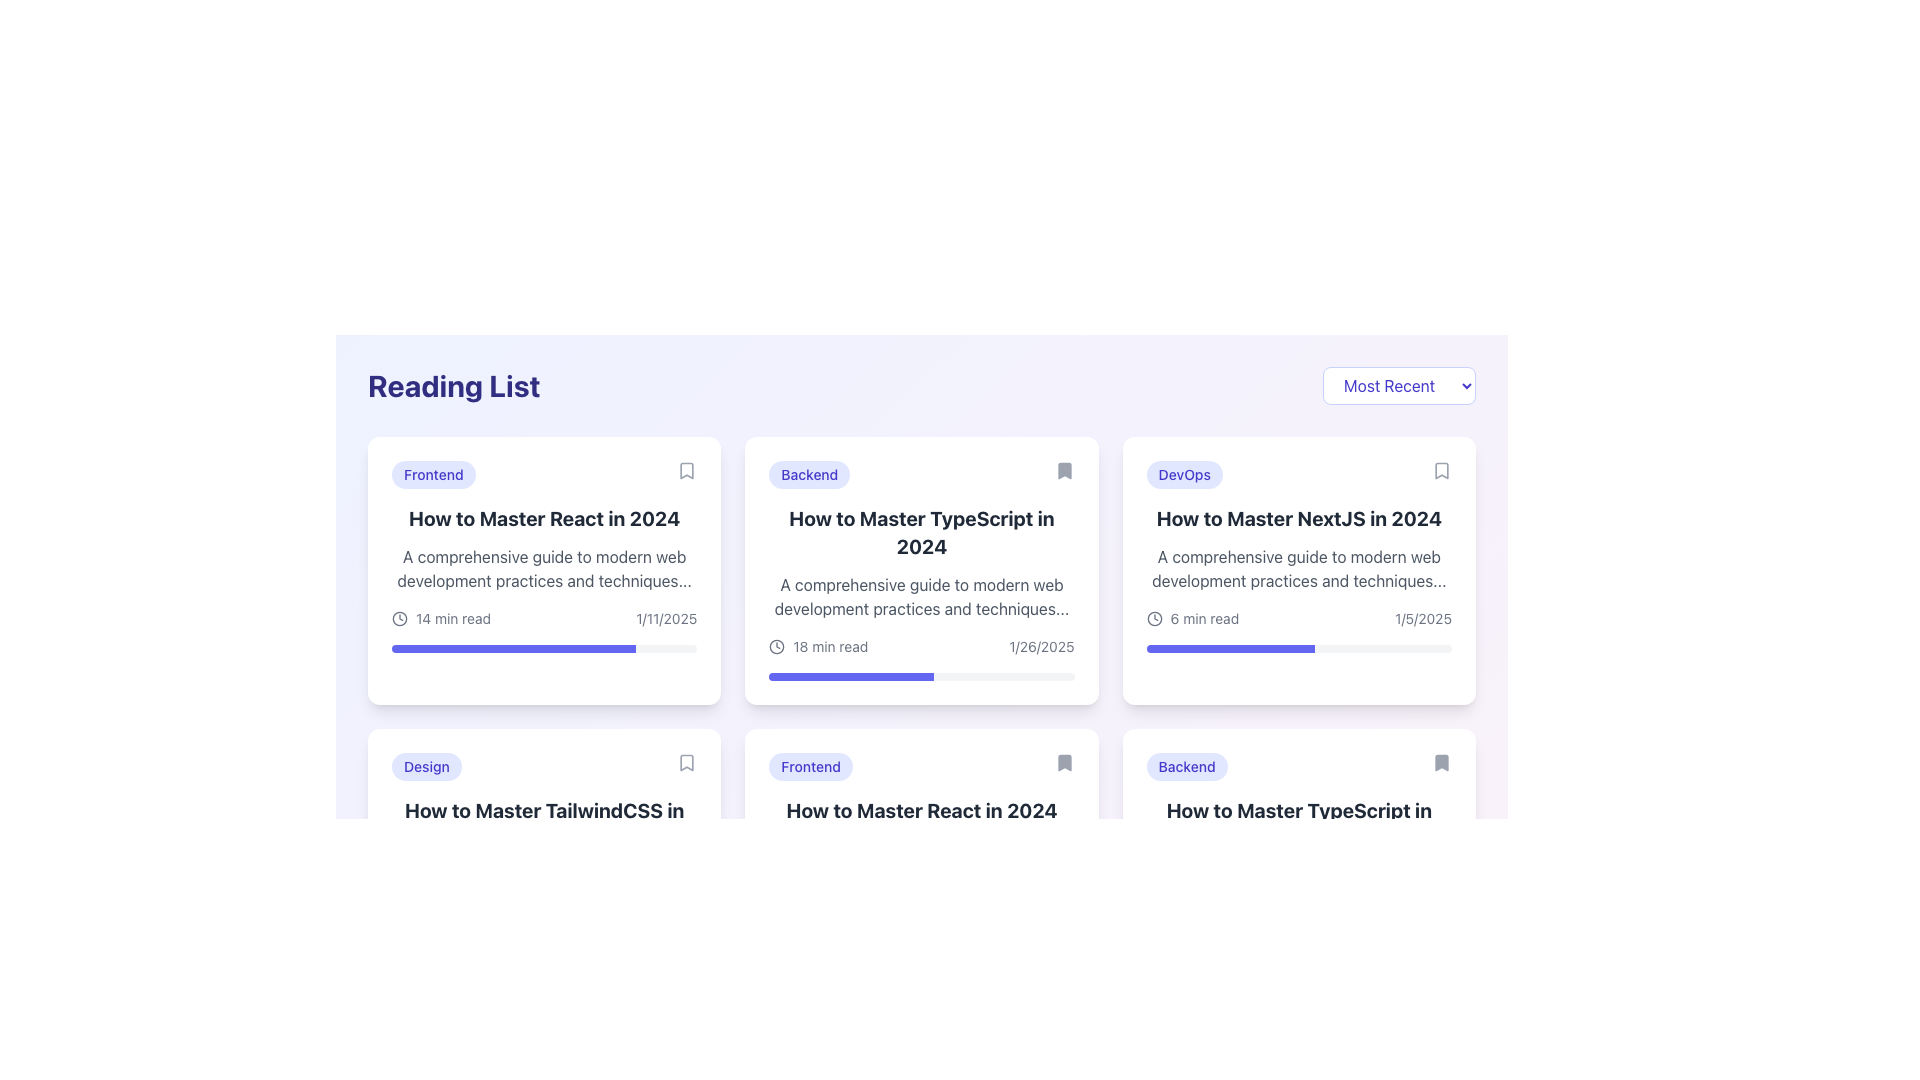 The width and height of the screenshot is (1920, 1080). I want to click on the card titled 'How to Master React in 2024' located in the bottom row, middle column of the reading list grid, so click(920, 862).